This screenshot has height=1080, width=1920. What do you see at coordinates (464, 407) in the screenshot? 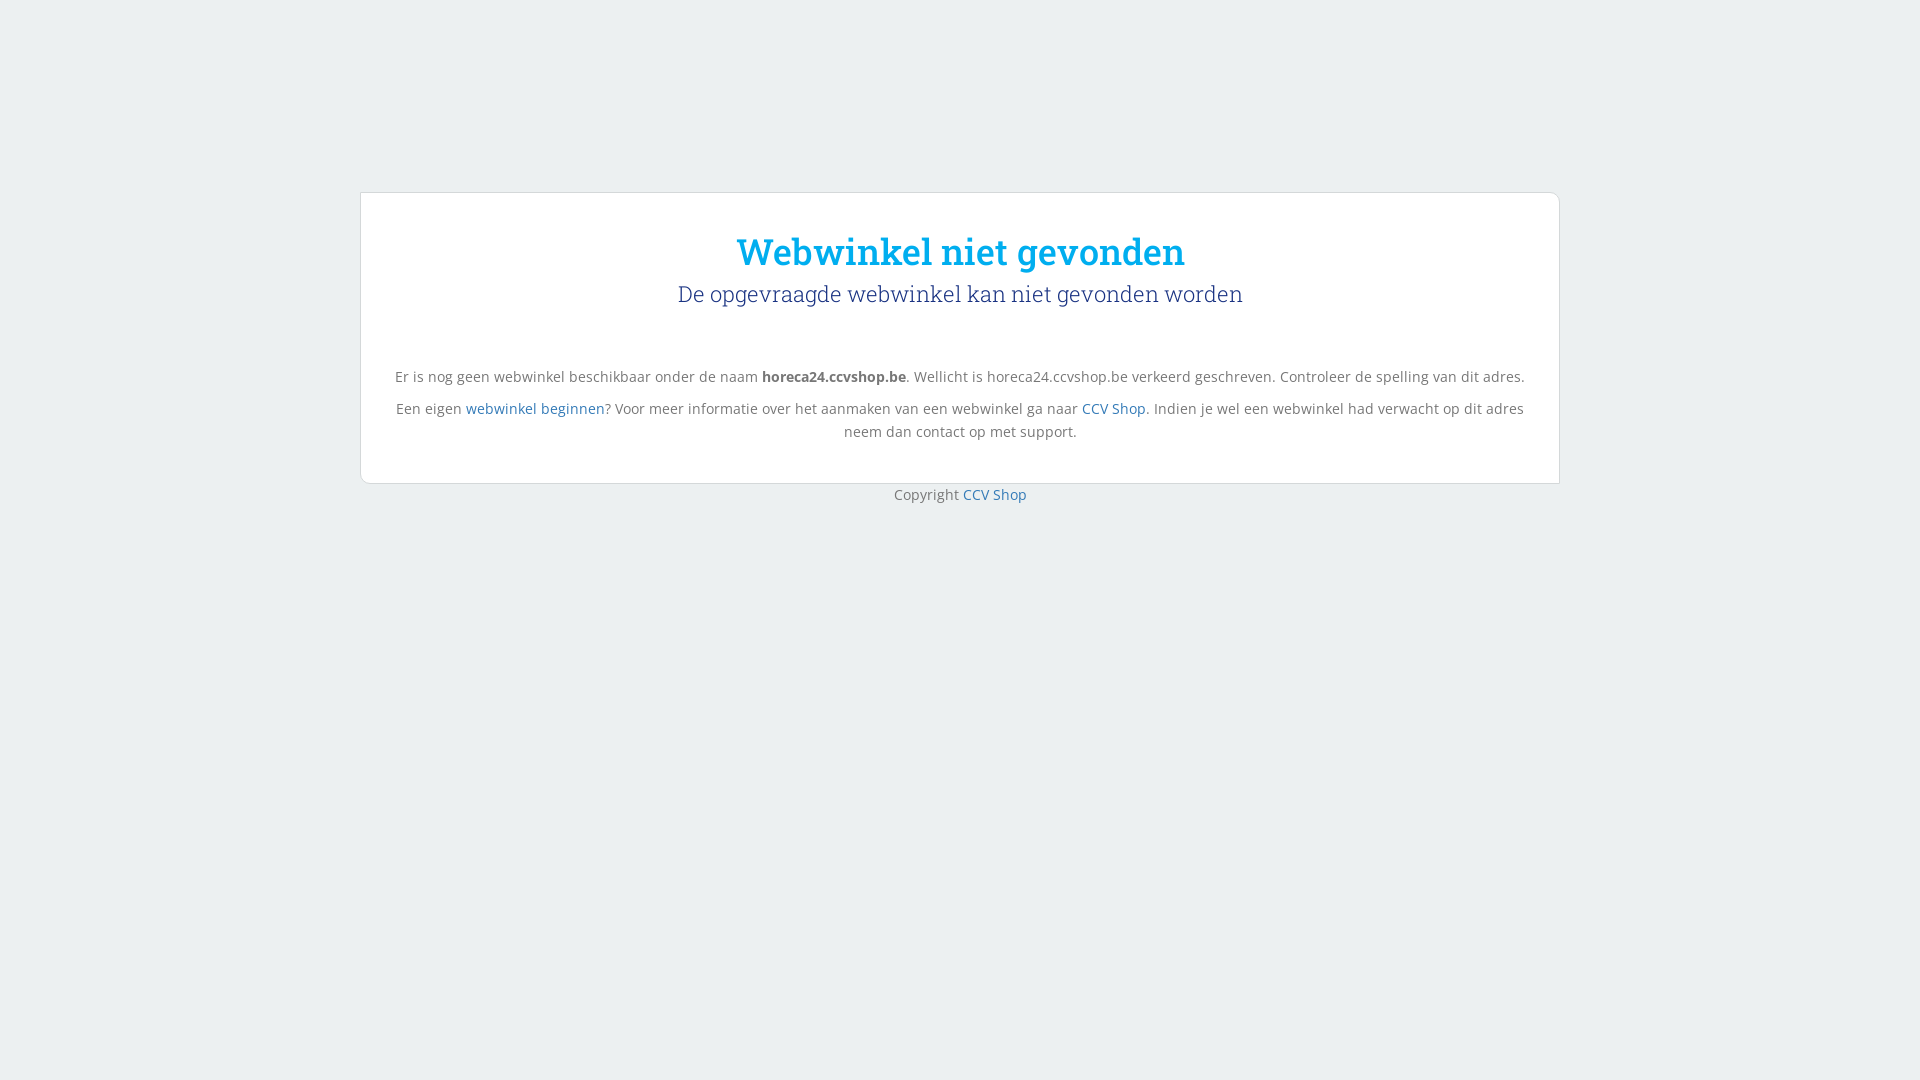
I see `'webwinkel beginnen'` at bounding box center [464, 407].